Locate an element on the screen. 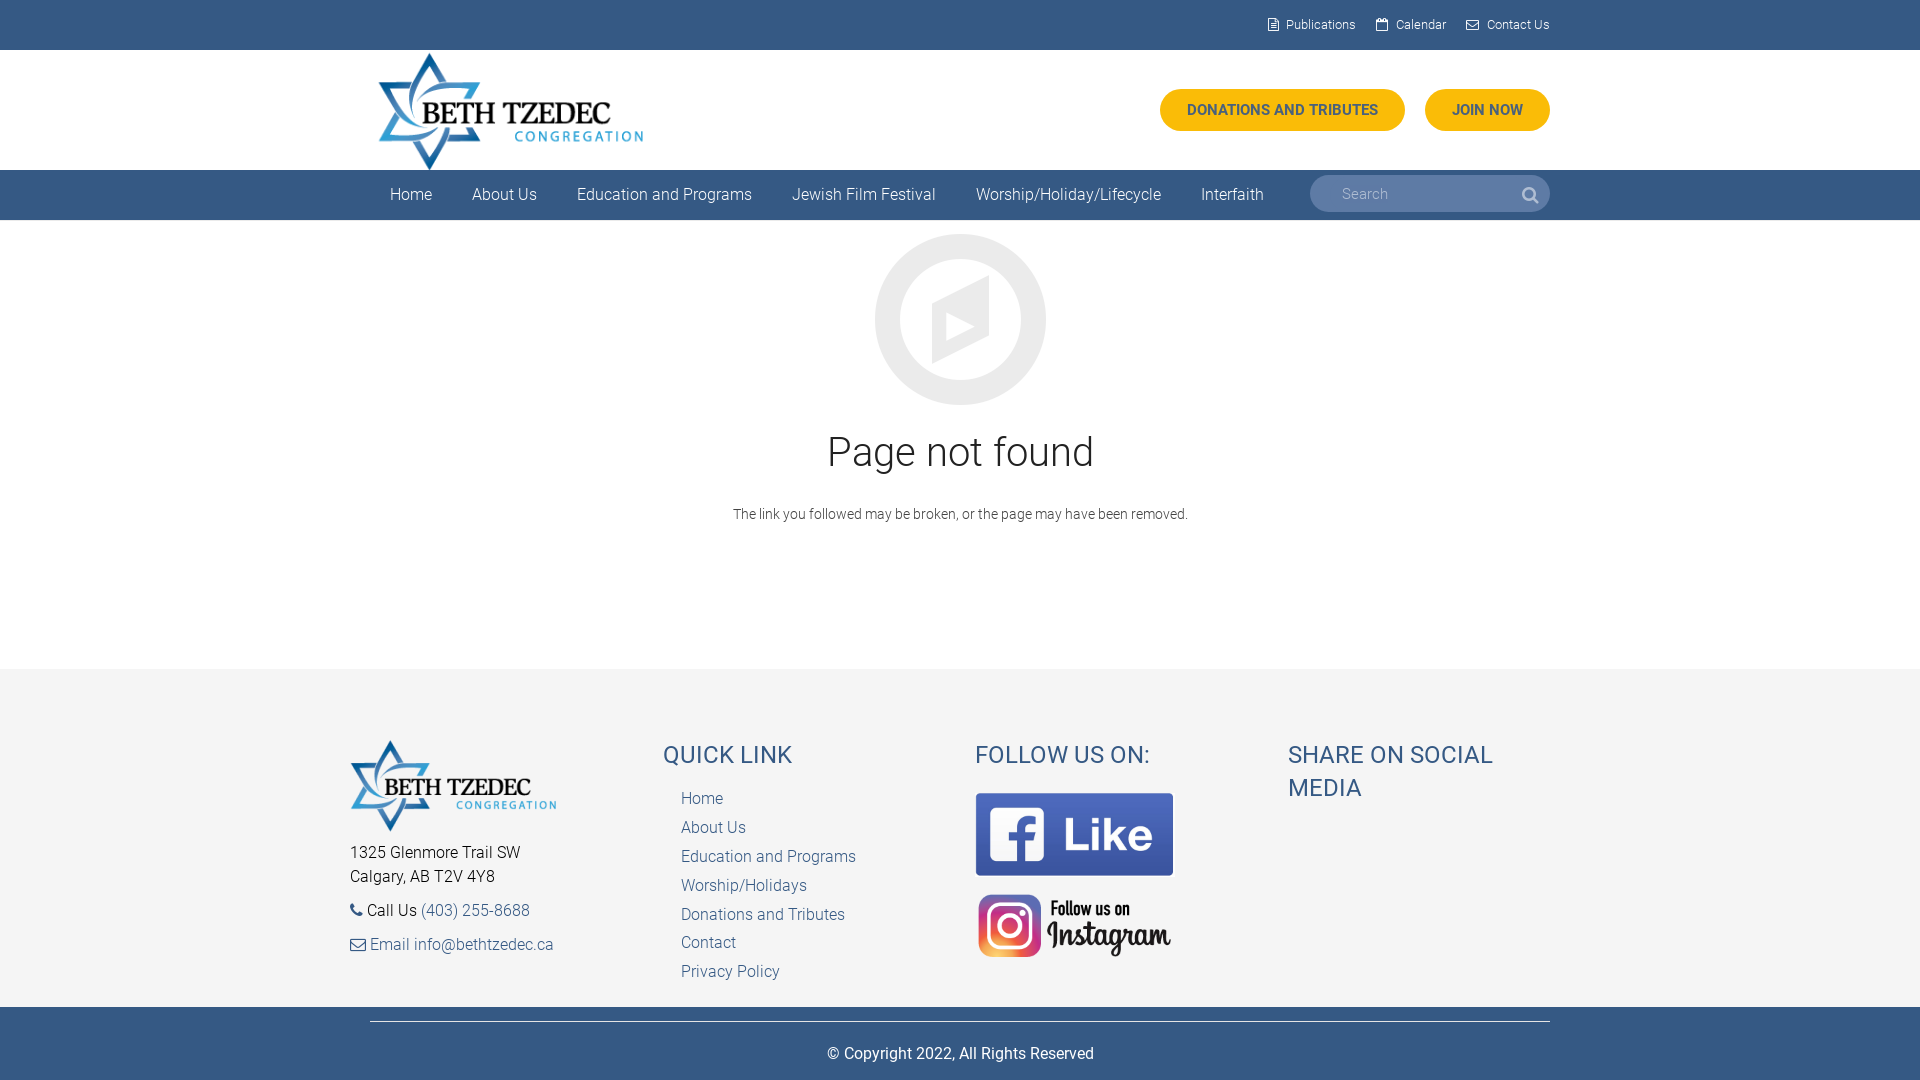 This screenshot has width=1920, height=1080. 'Publications' is located at coordinates (1320, 24).